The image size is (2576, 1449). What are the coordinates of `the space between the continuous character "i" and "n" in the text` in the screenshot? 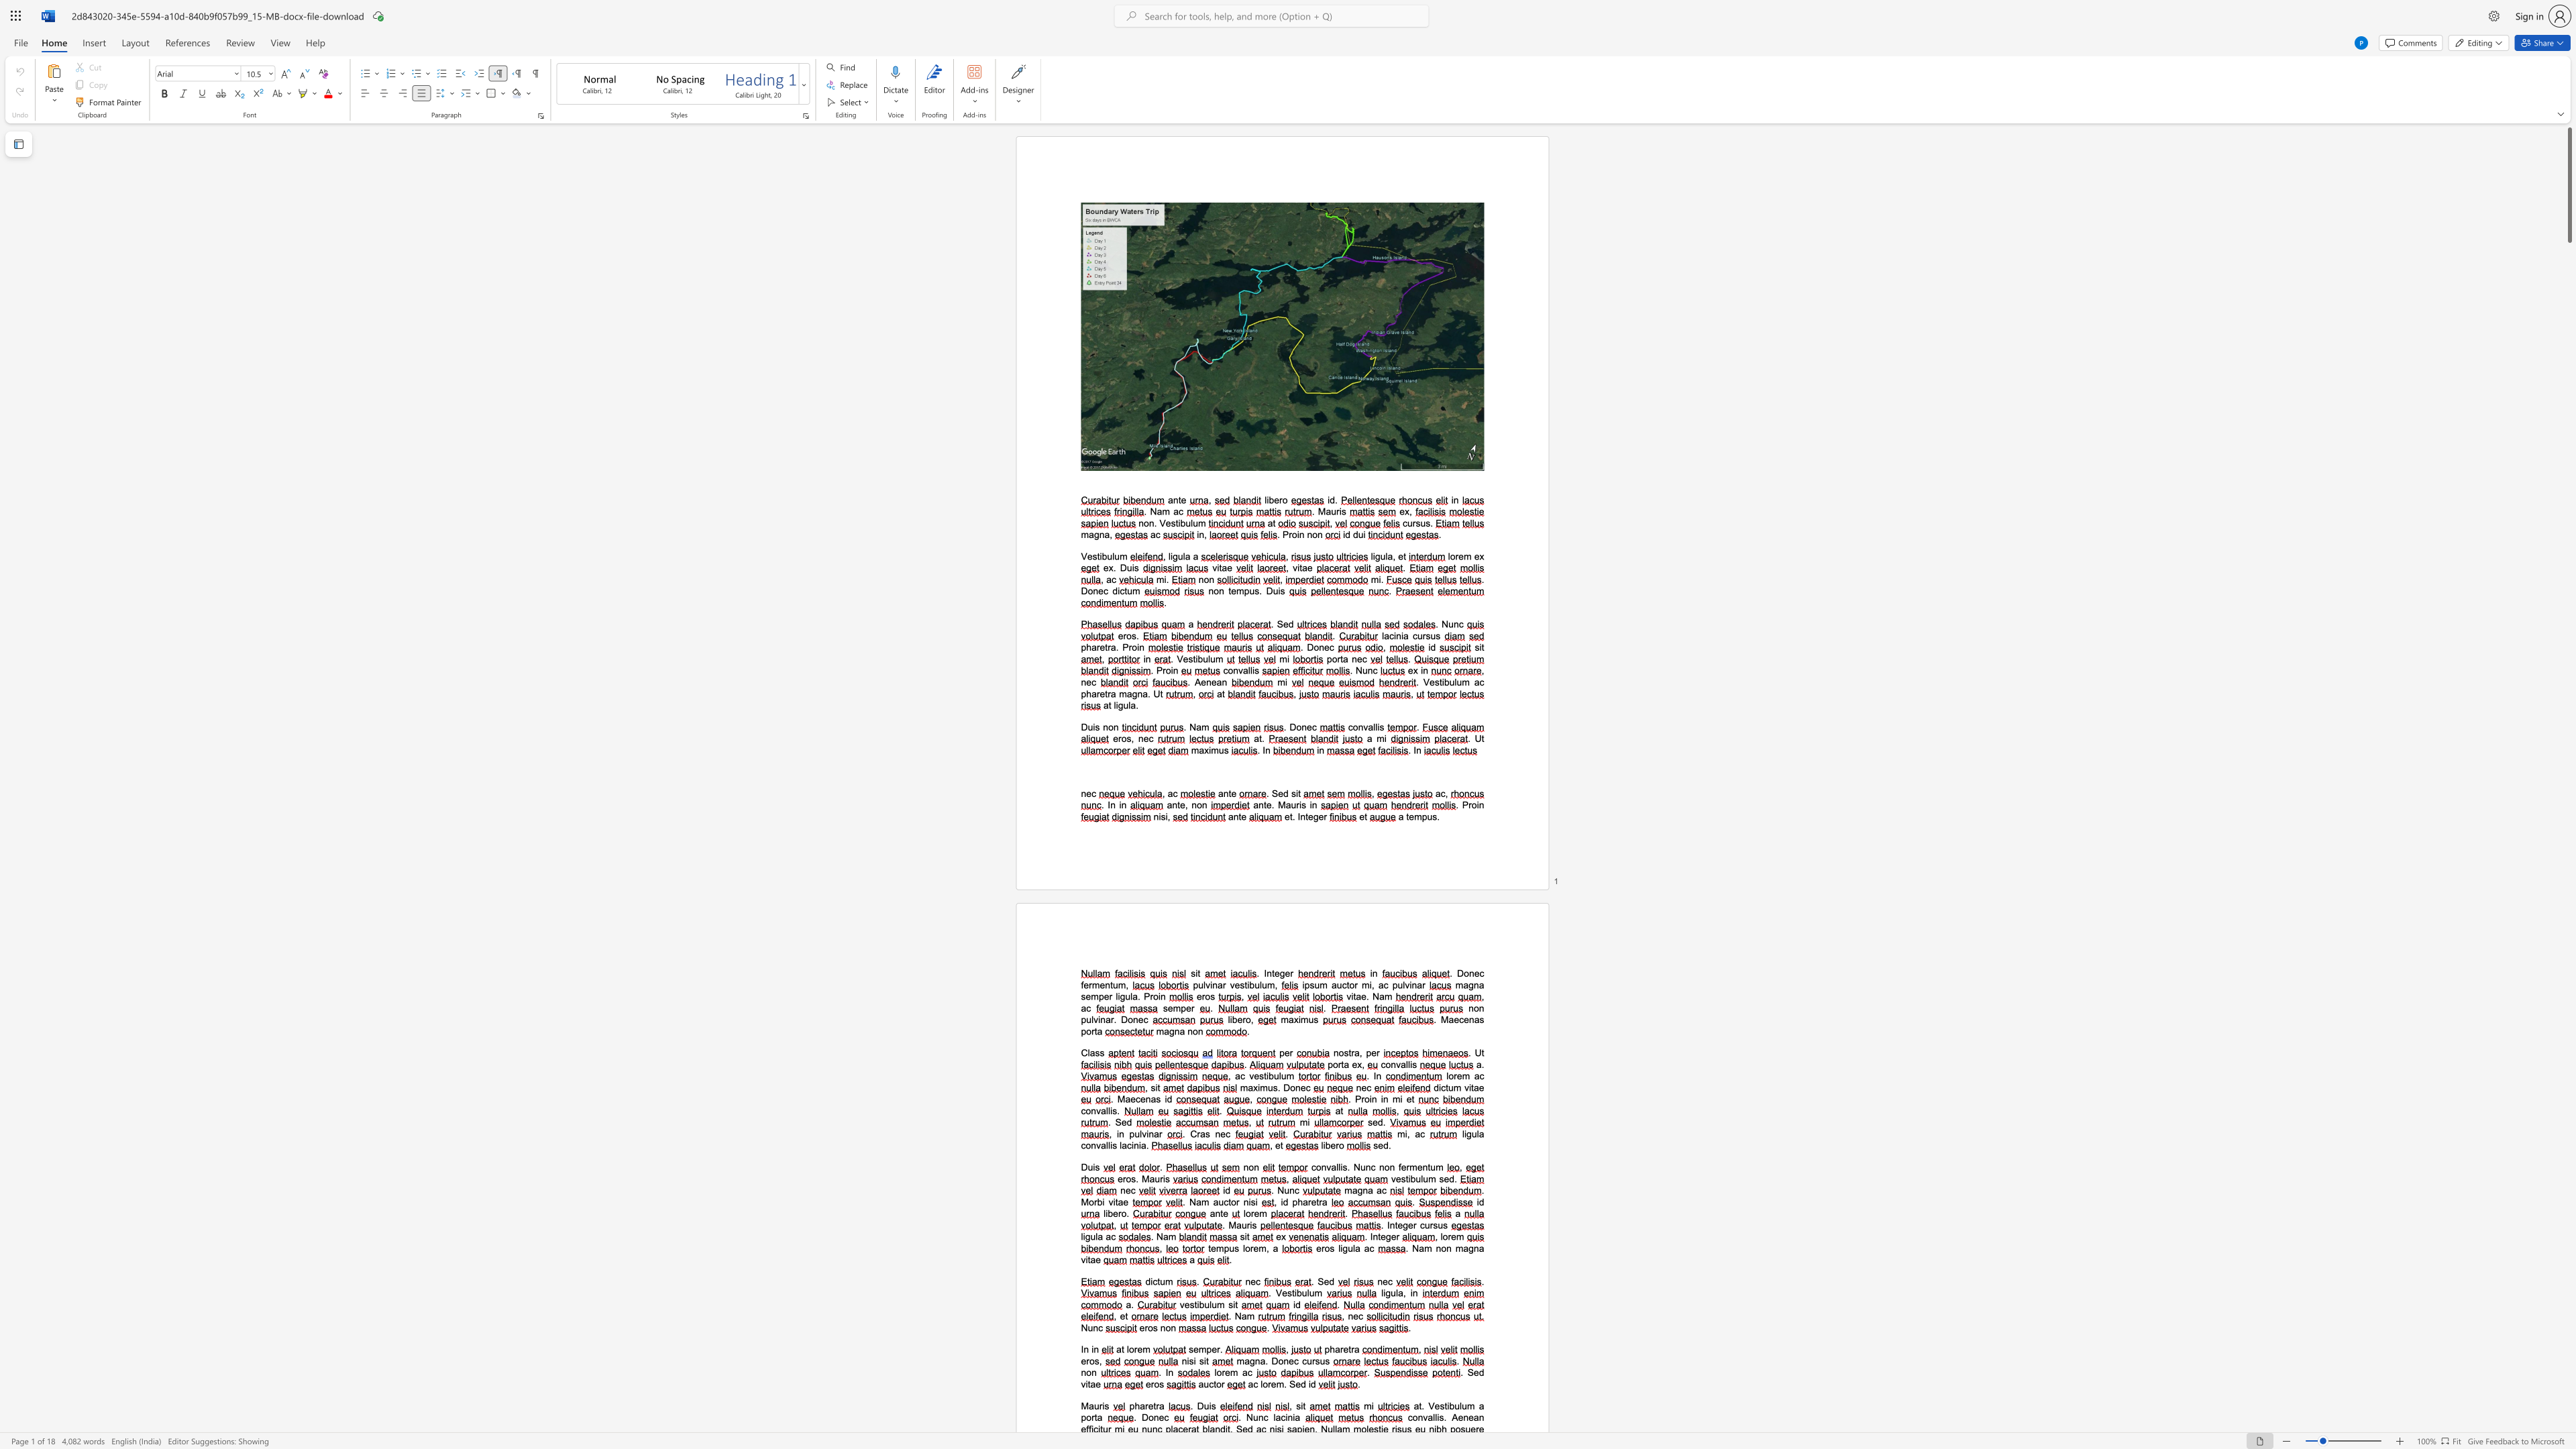 It's located at (1100, 1018).